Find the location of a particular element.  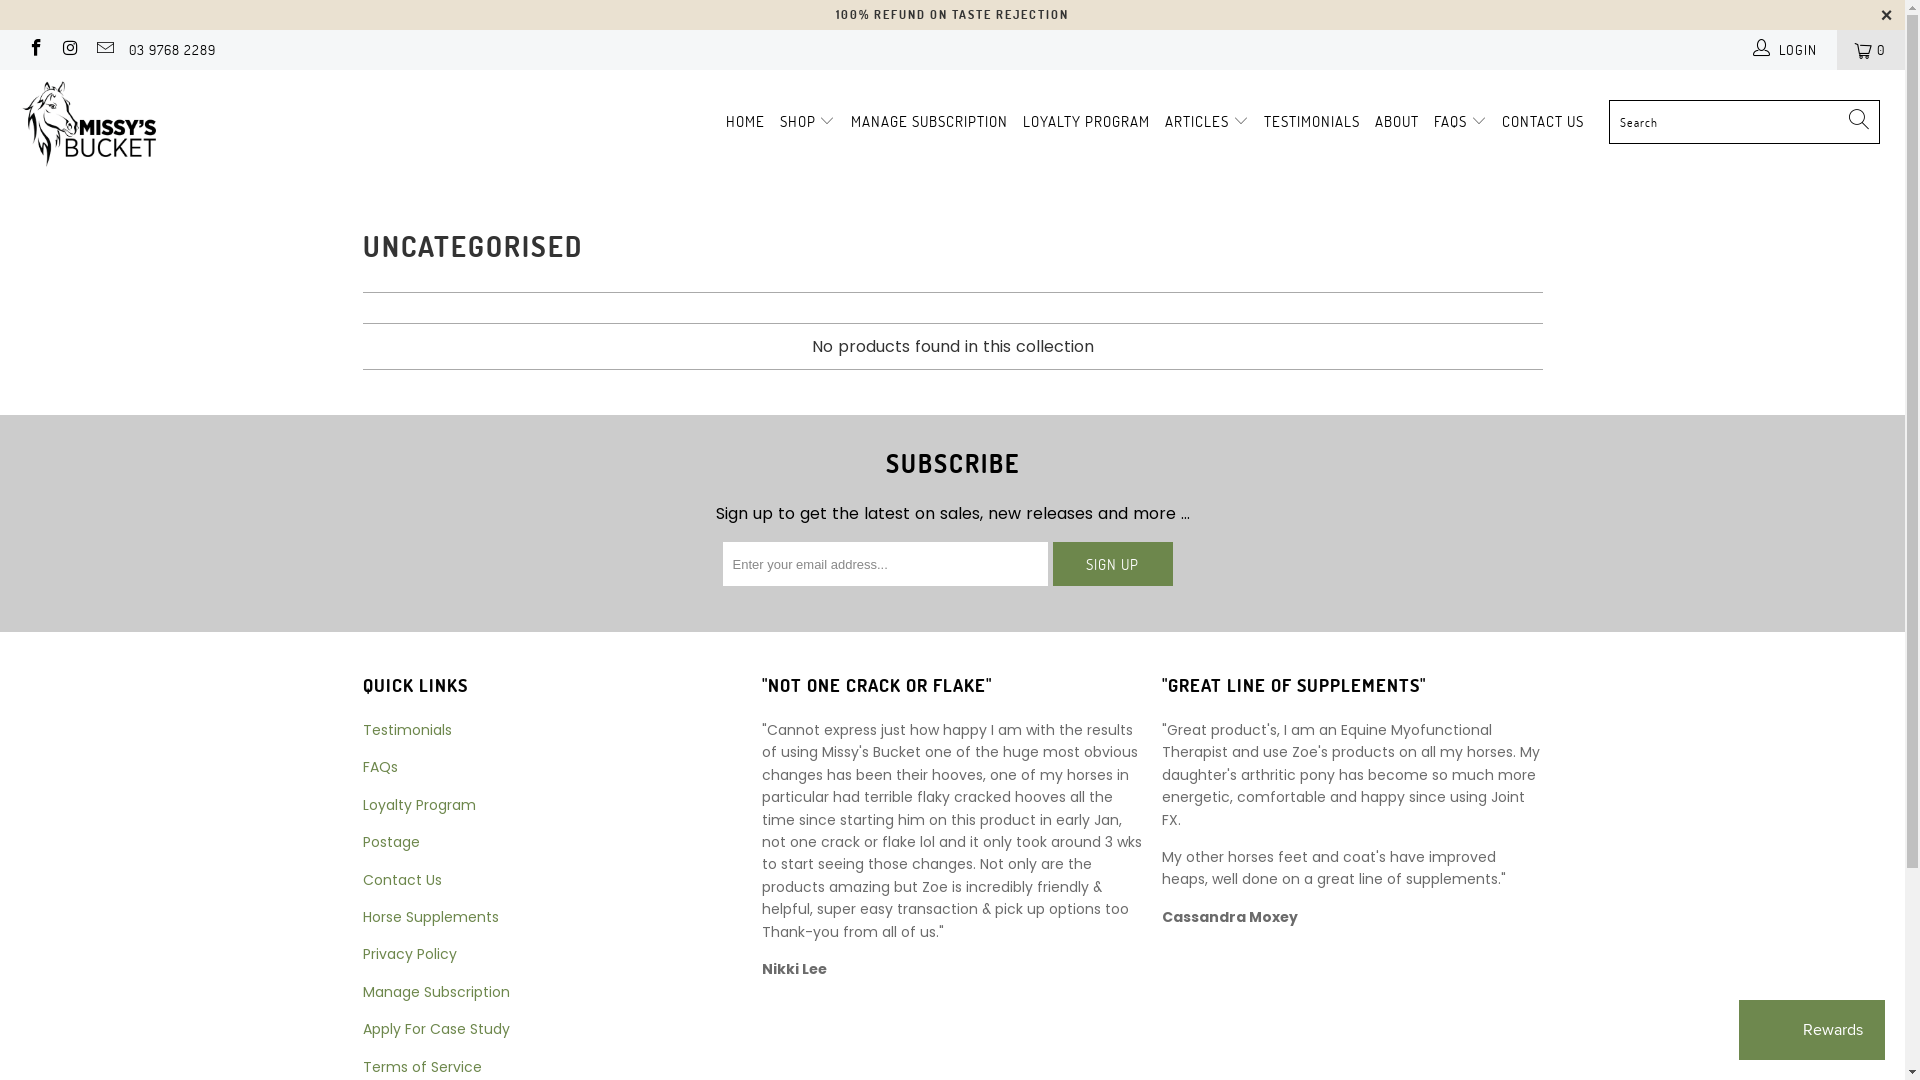

'Manage Subscription' is located at coordinates (434, 991).